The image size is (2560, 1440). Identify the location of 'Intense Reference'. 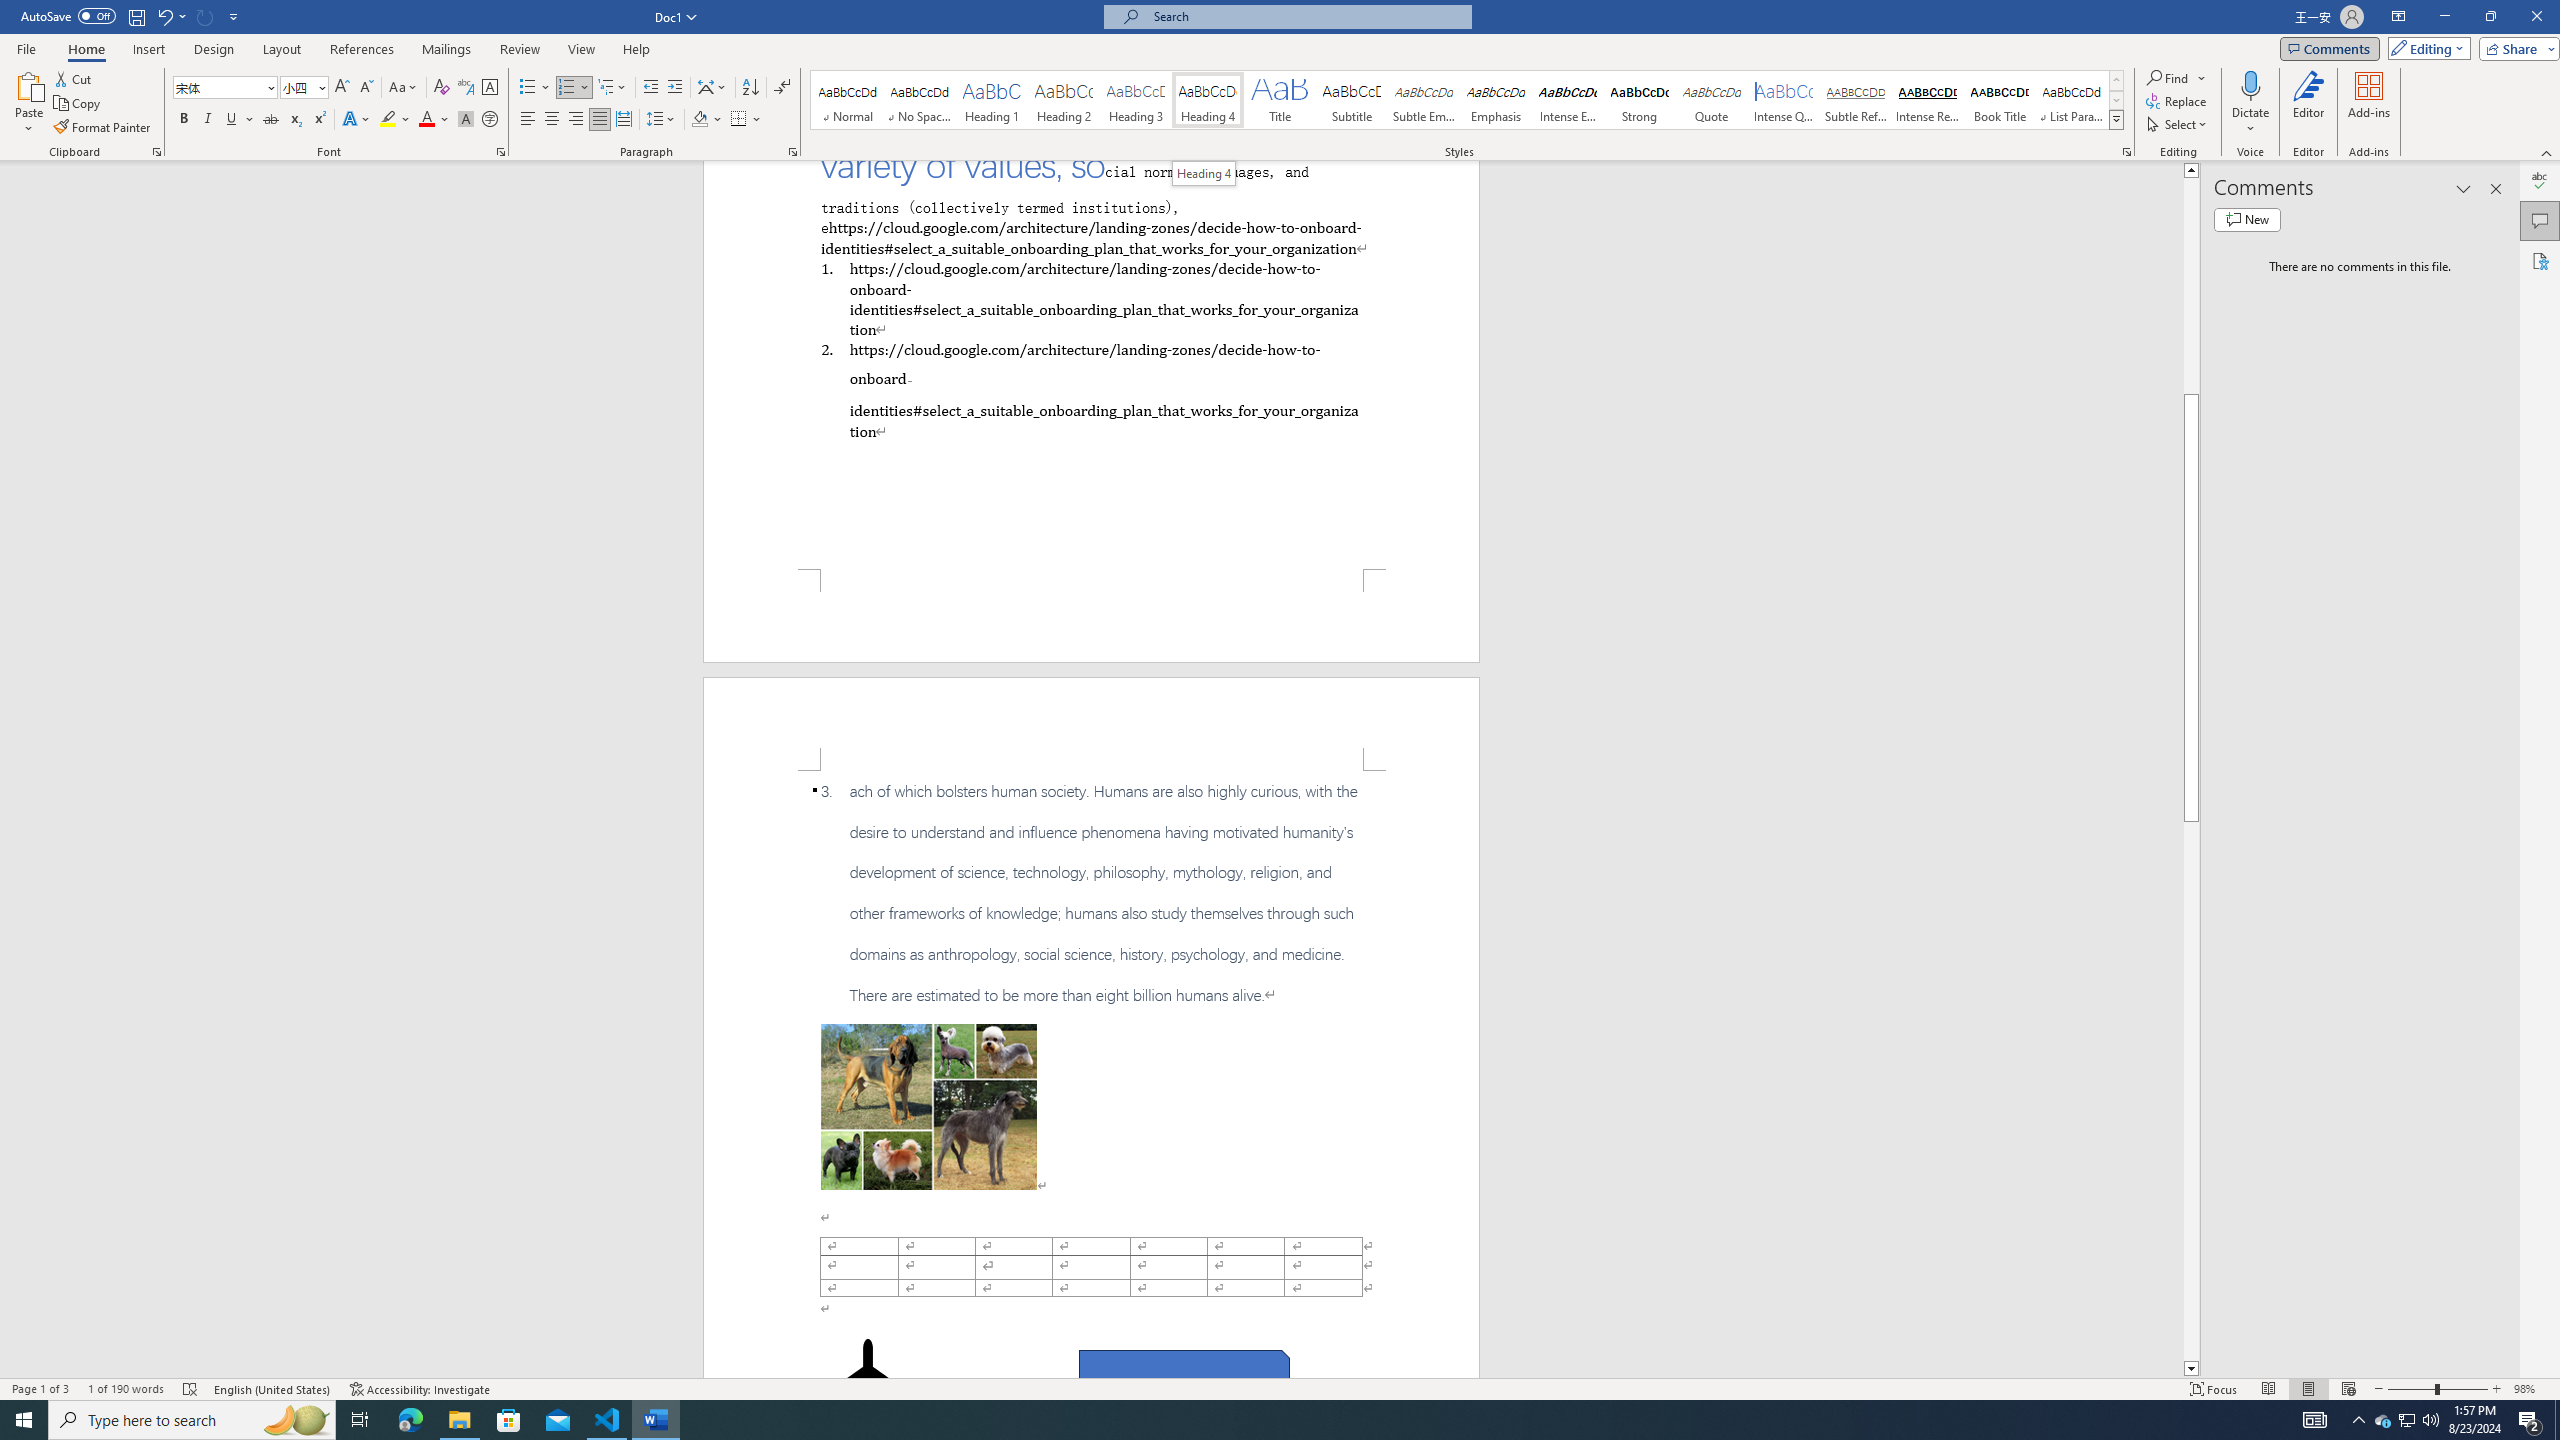
(1927, 99).